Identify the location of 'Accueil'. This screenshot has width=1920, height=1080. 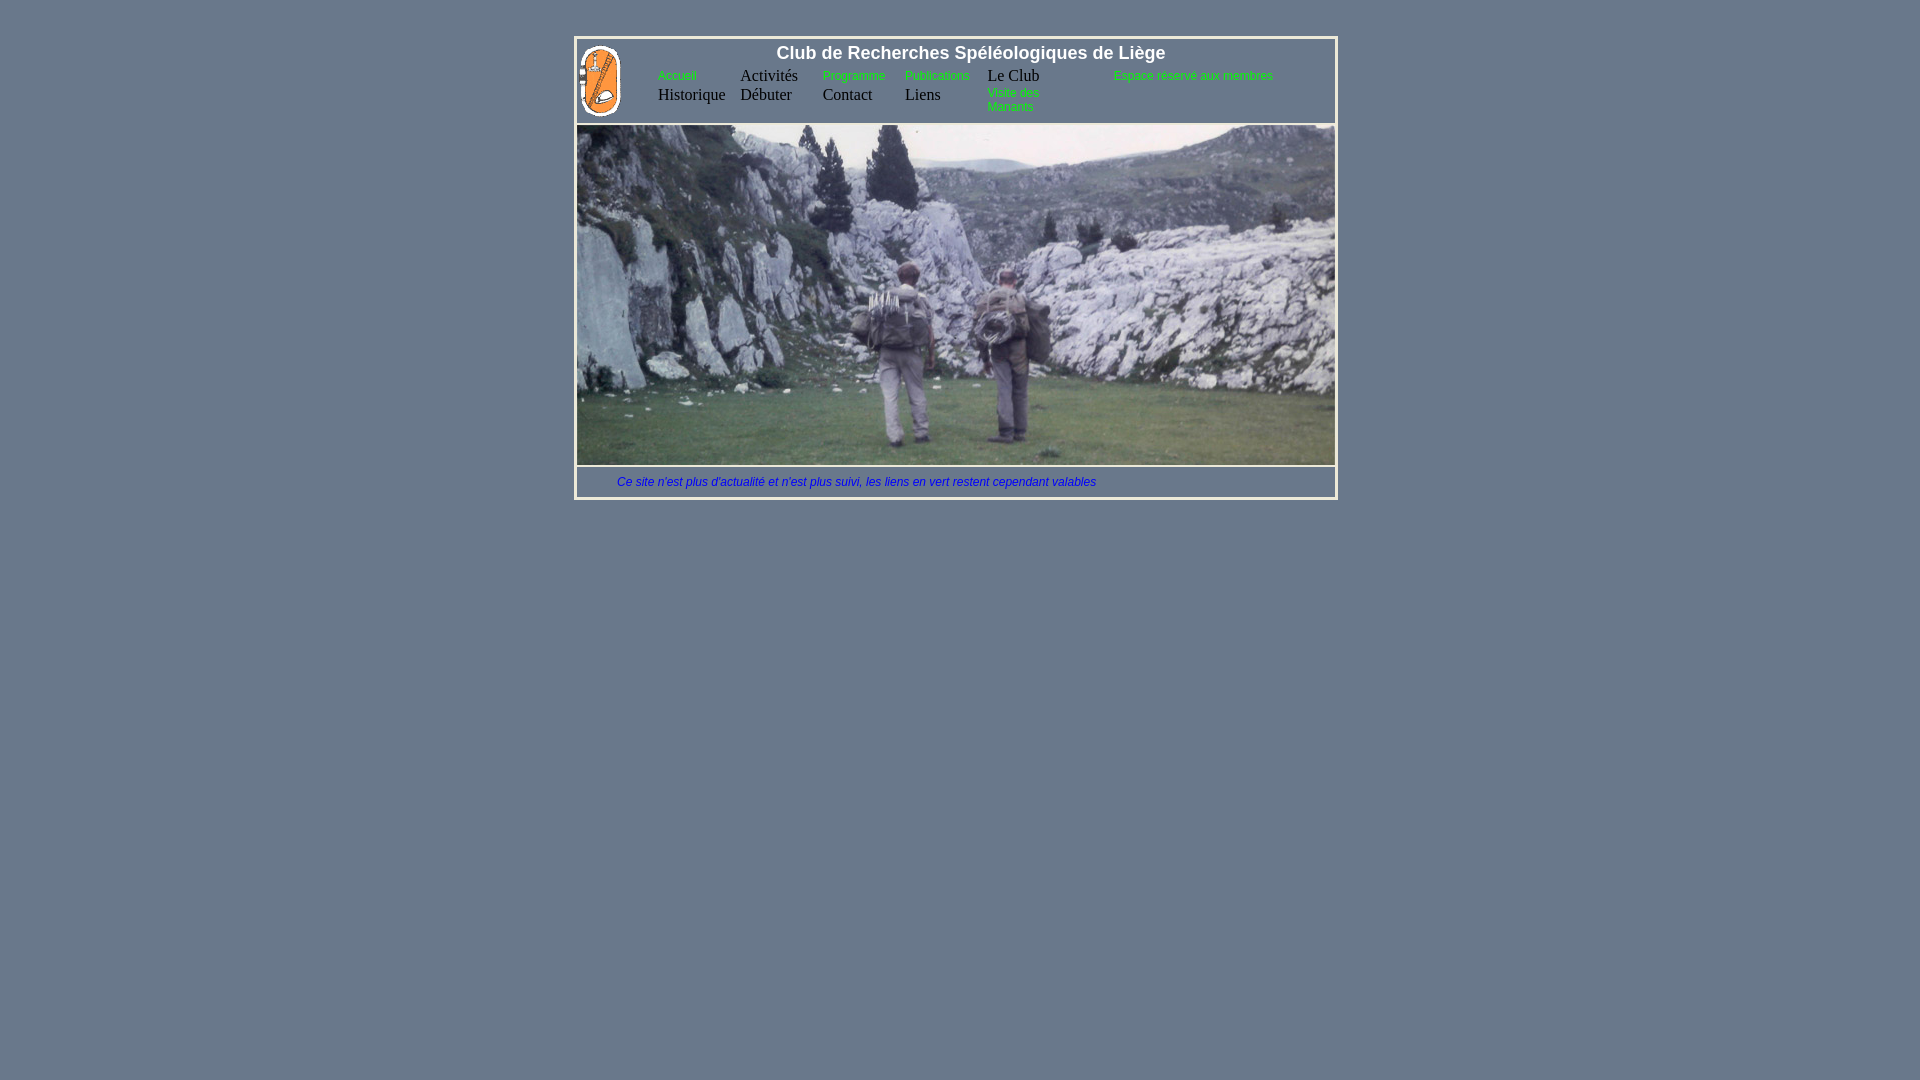
(677, 75).